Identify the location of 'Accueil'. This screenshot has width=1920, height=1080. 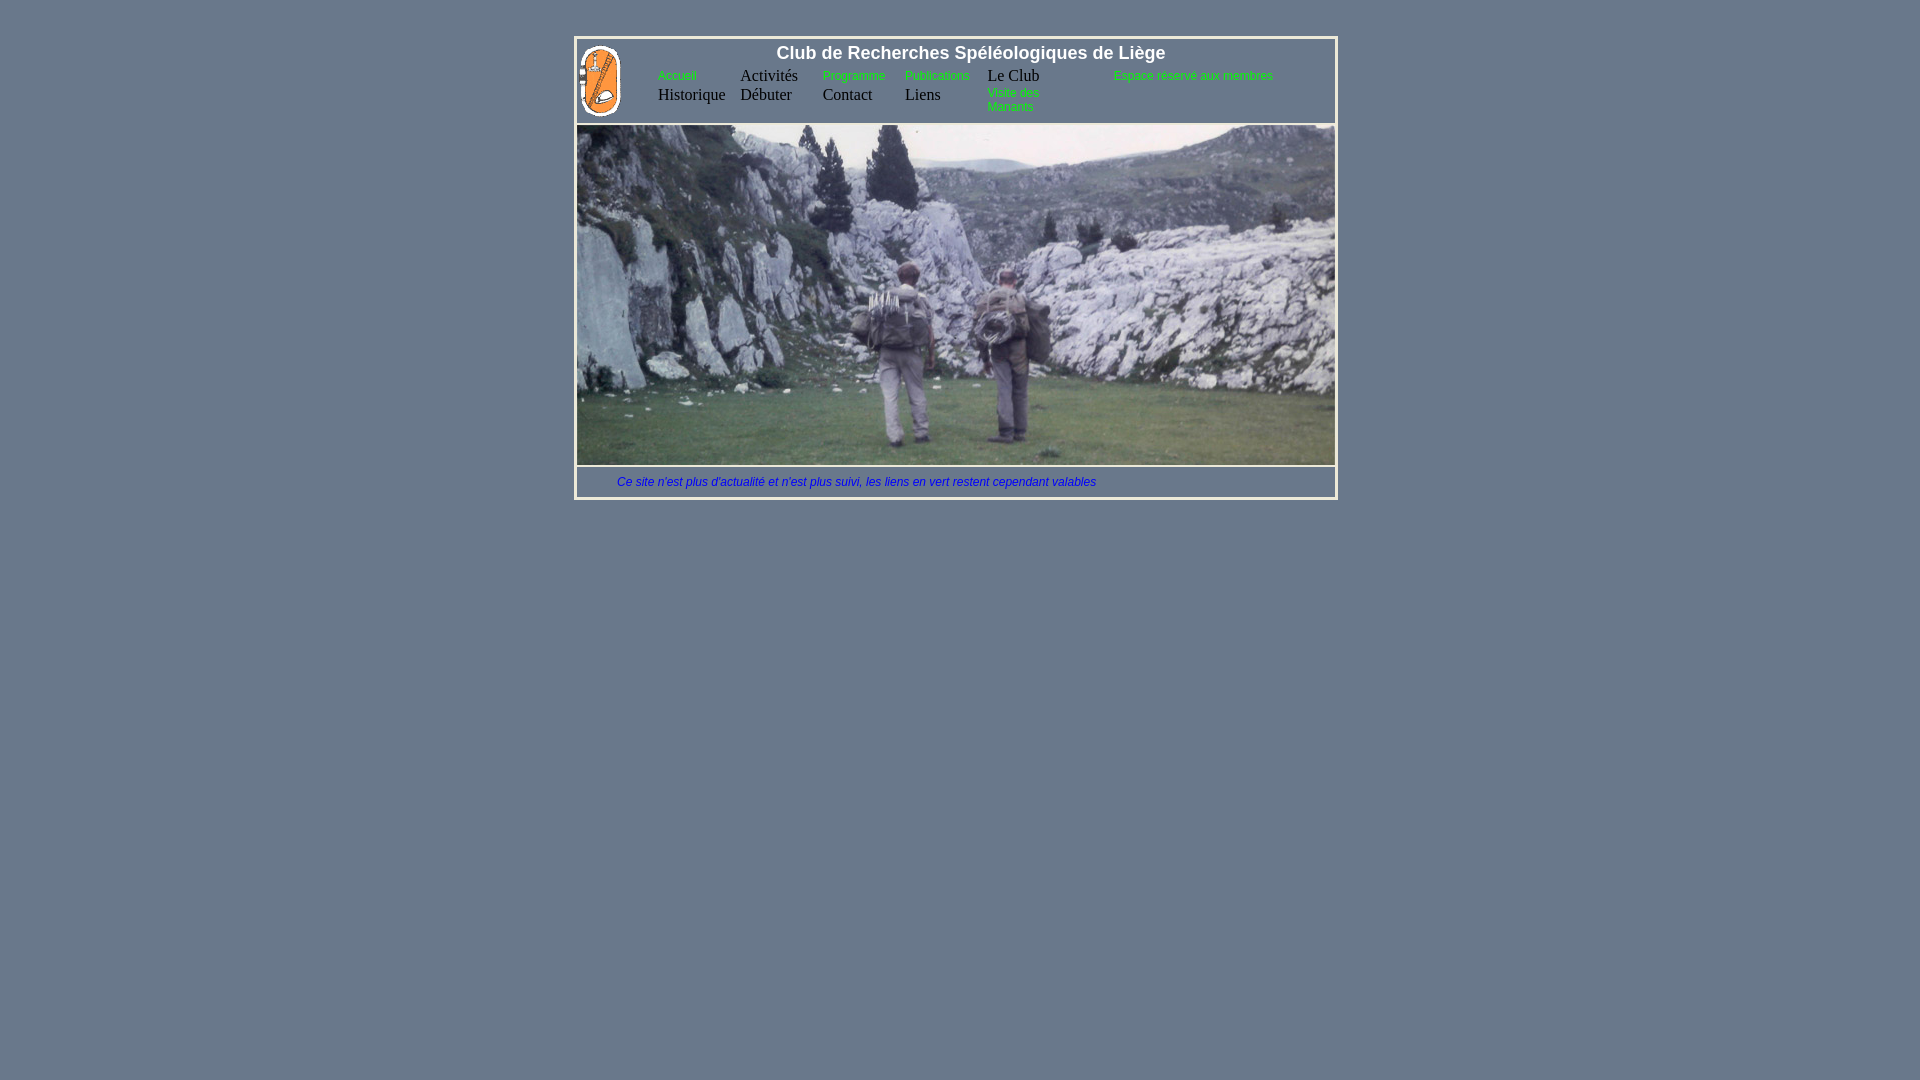
(677, 75).